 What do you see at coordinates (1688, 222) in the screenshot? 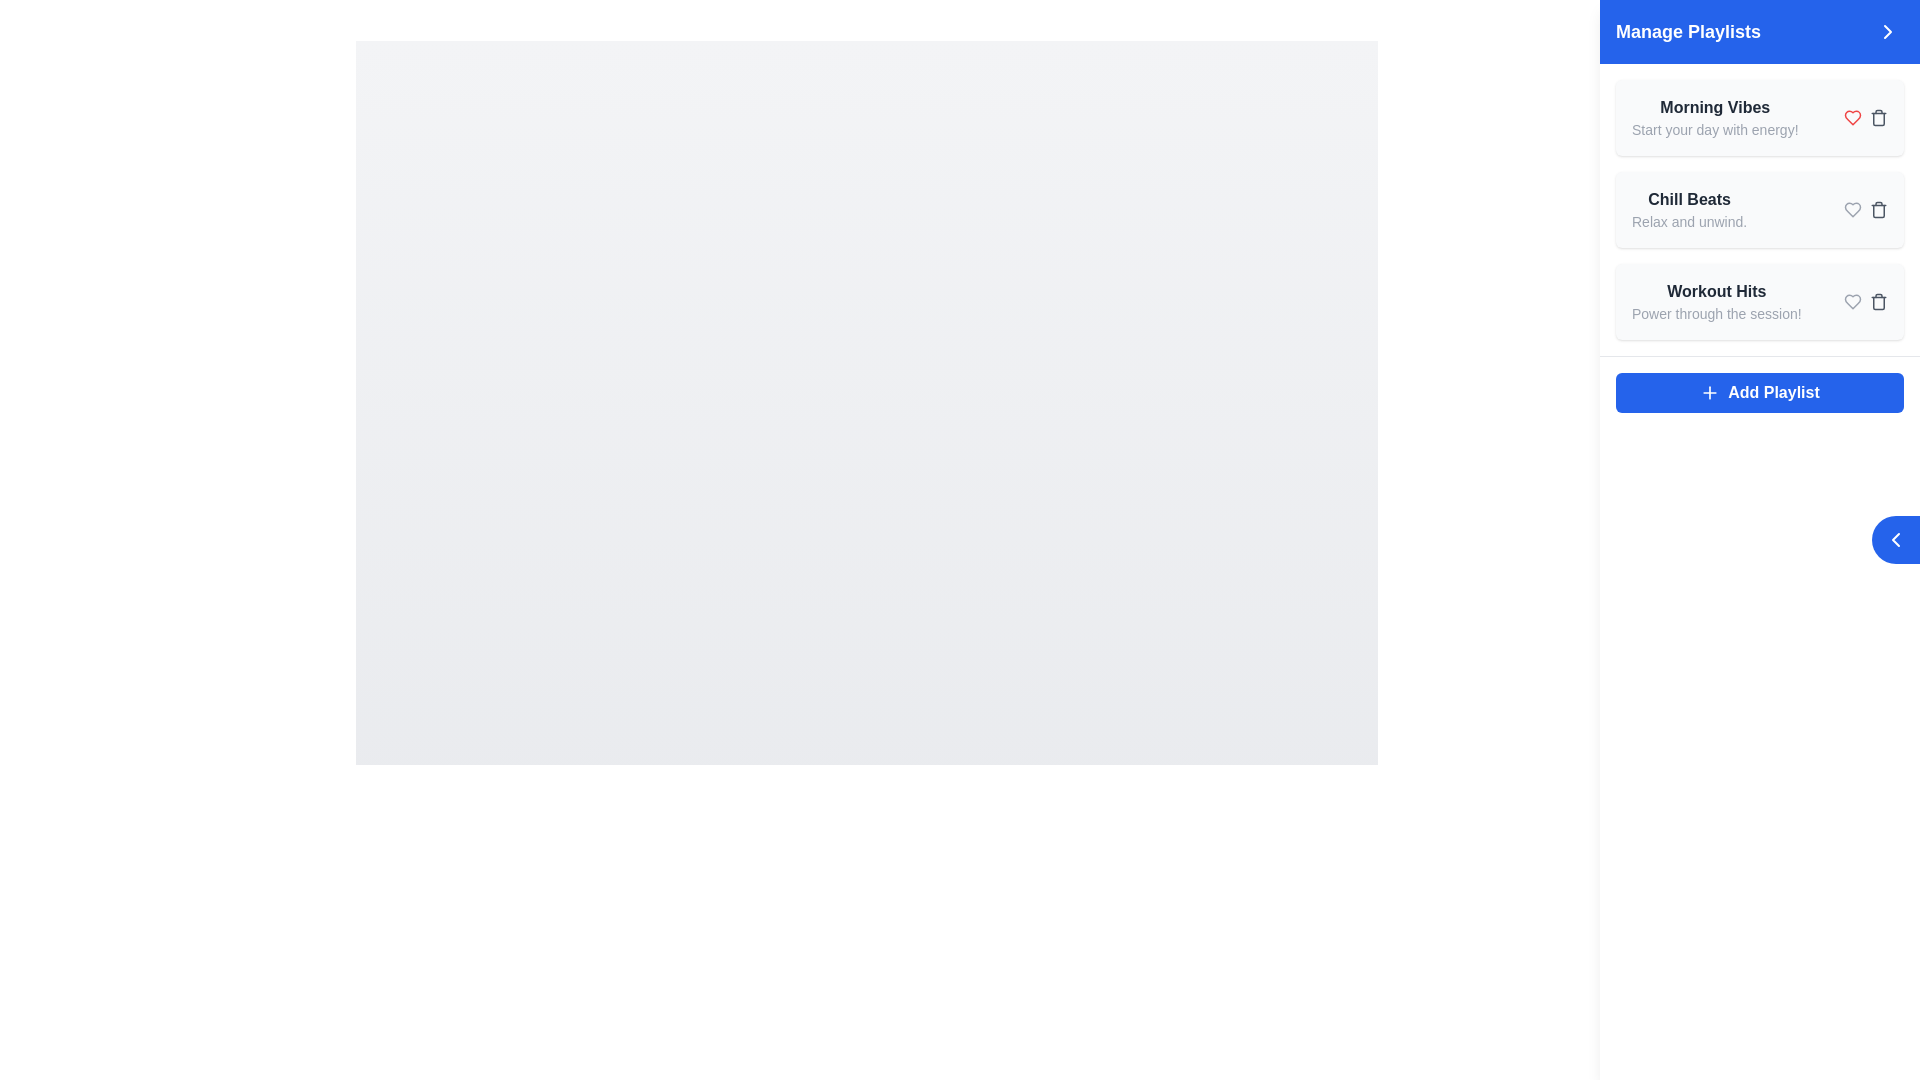
I see `the text component displaying 'Relax and unwind.' which is located below the title 'Chill Beats' in the playlist management interface` at bounding box center [1688, 222].